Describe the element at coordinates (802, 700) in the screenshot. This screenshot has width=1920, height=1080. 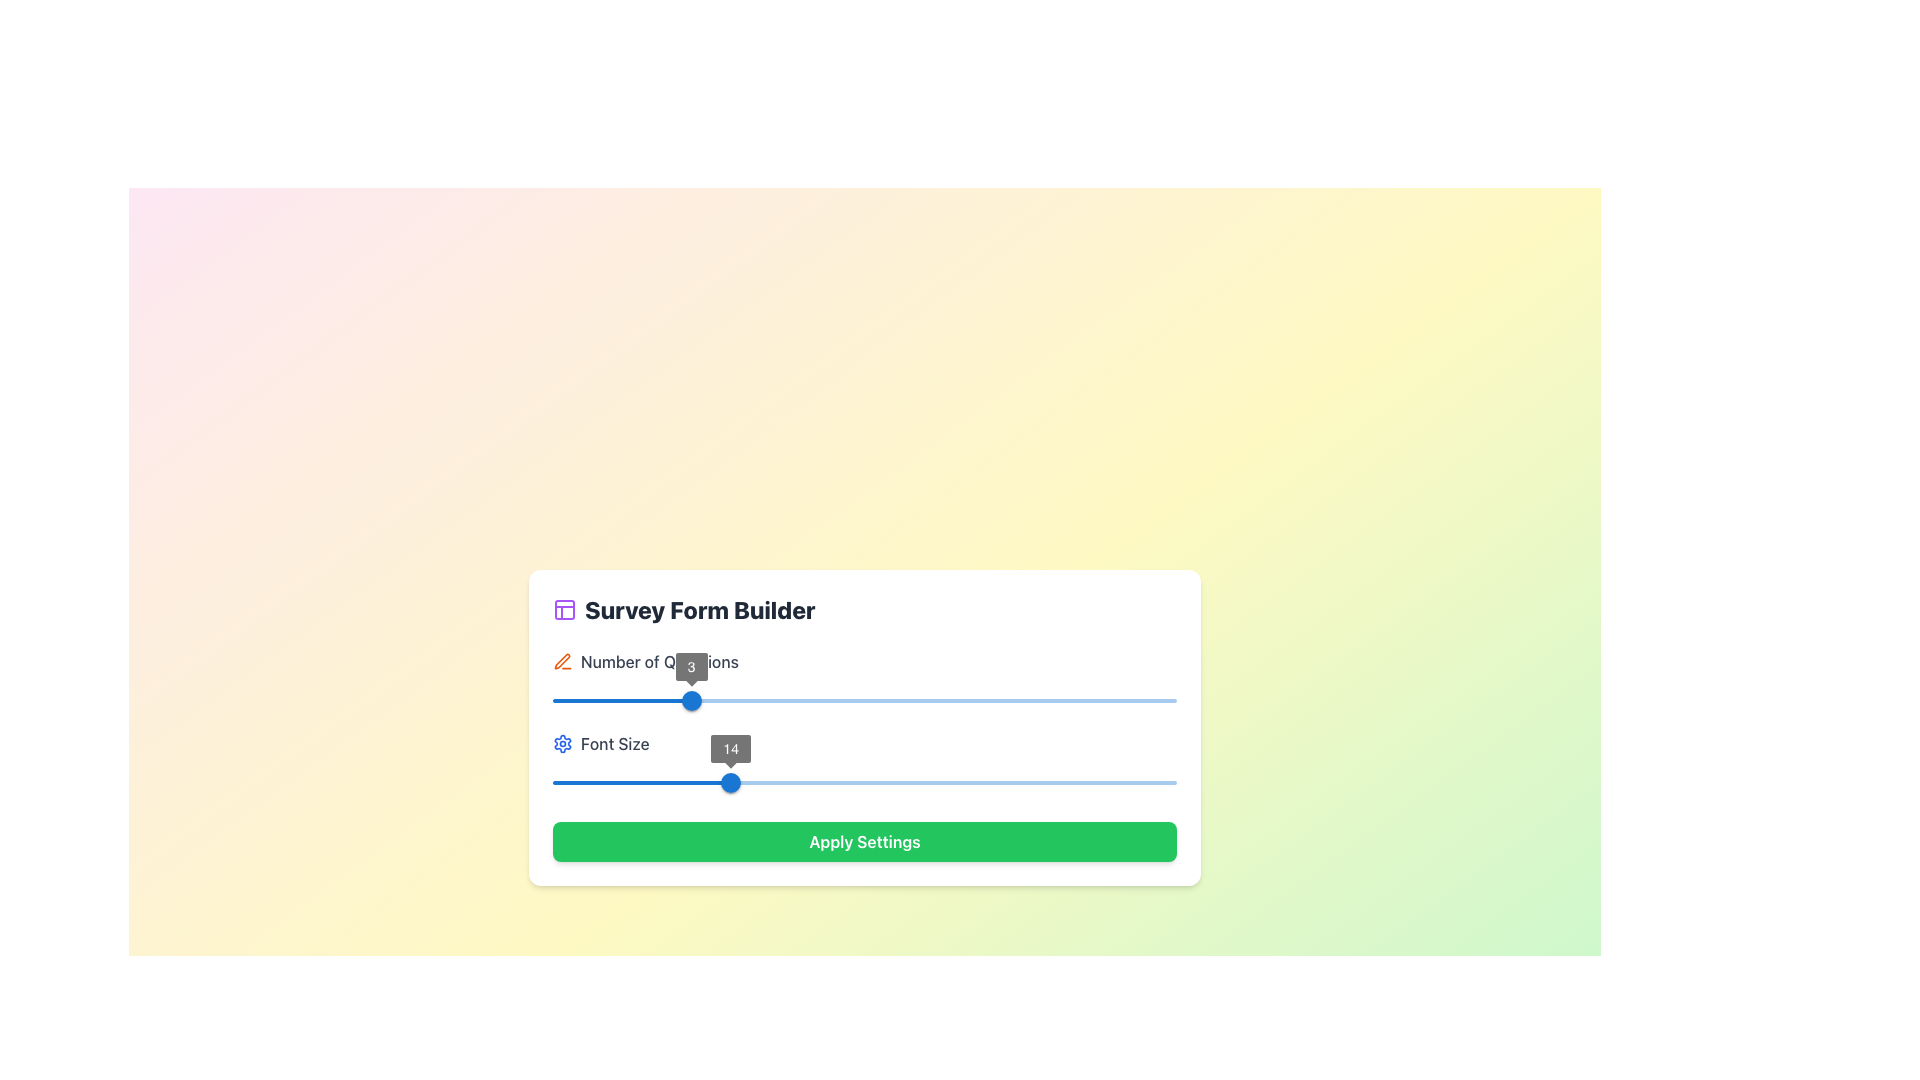
I see `the slider` at that location.